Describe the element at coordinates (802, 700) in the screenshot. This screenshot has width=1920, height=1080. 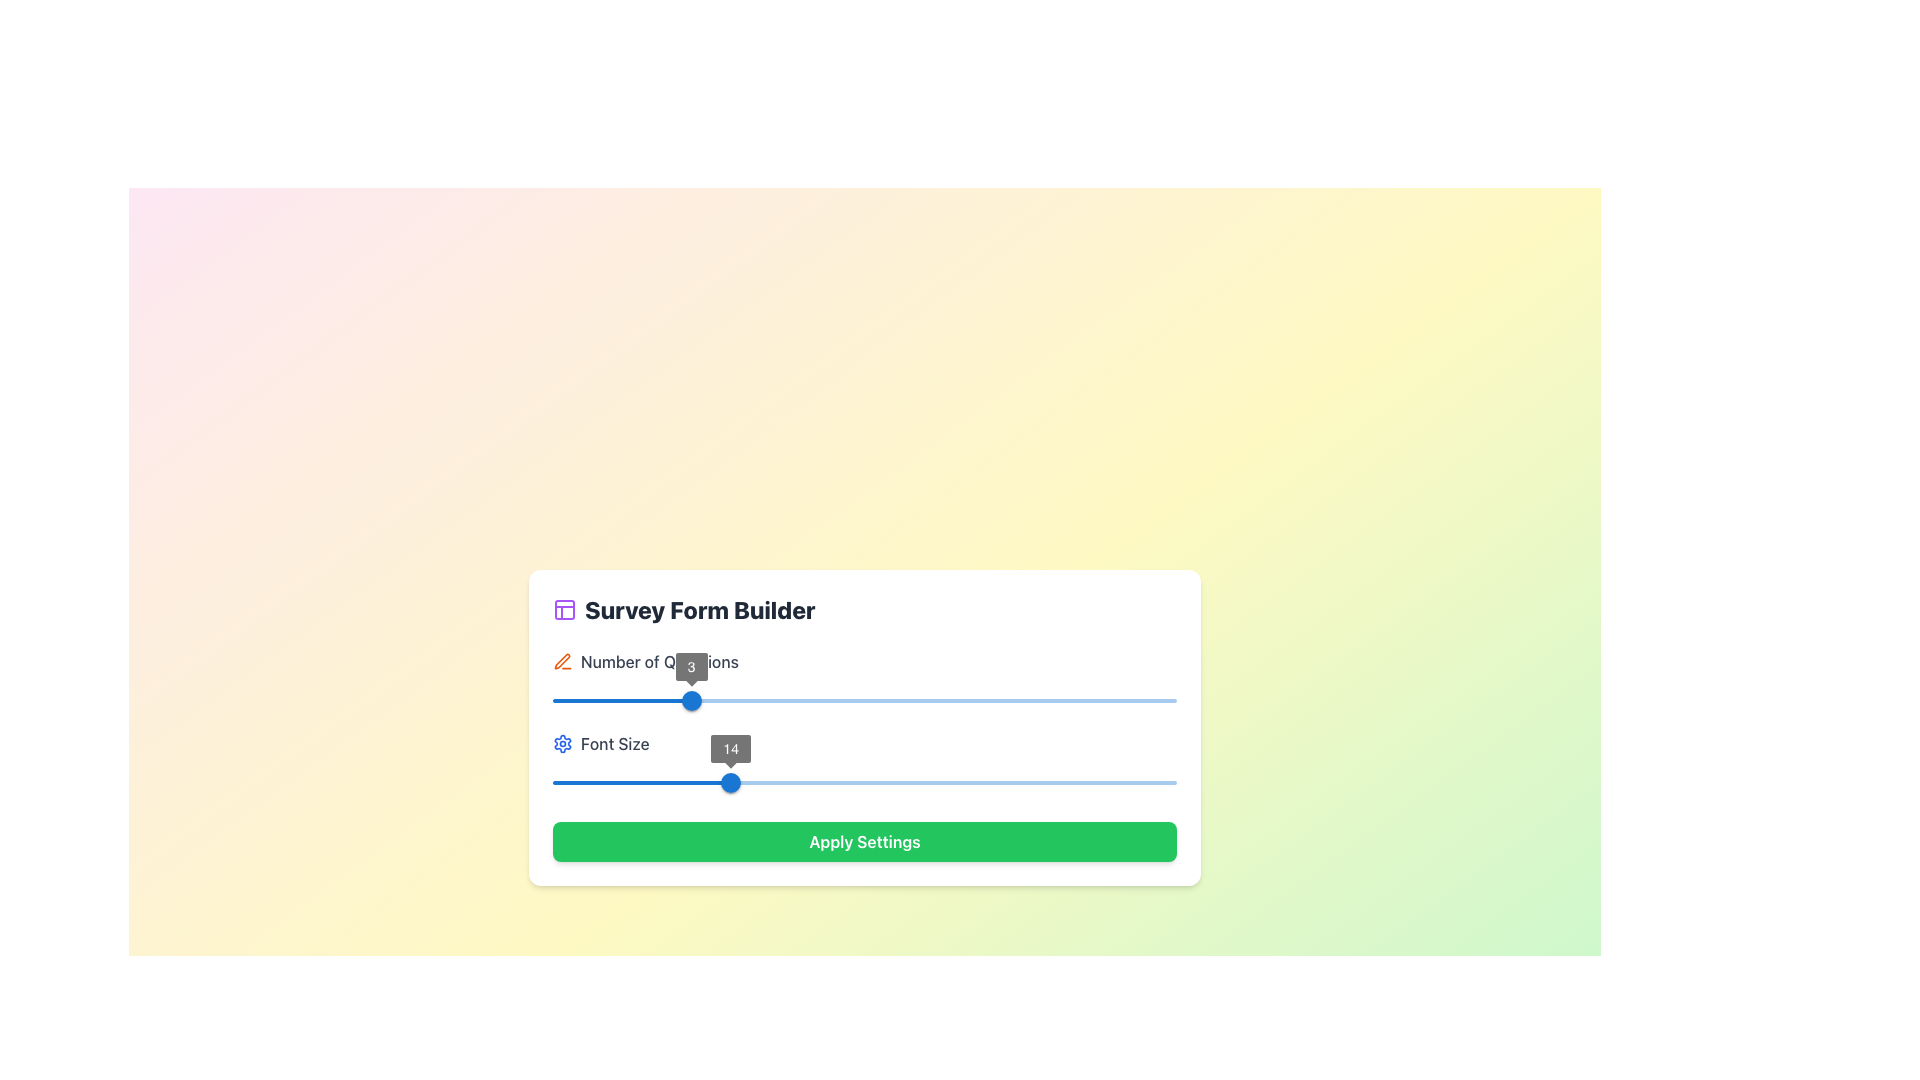
I see `the slider` at that location.